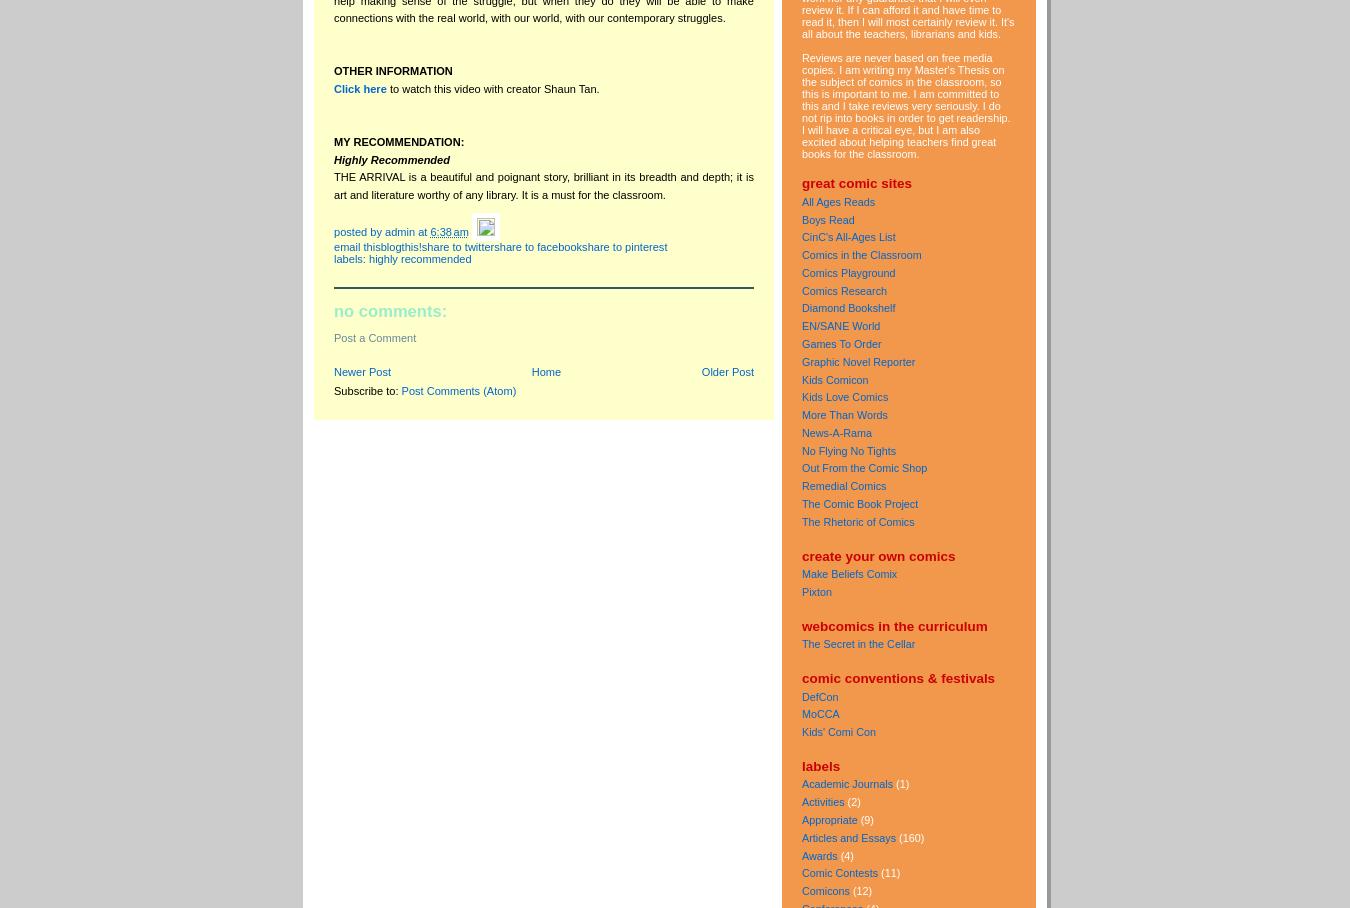  Describe the element at coordinates (491, 86) in the screenshot. I see `'to watch this video with creator Shaun Tan.'` at that location.